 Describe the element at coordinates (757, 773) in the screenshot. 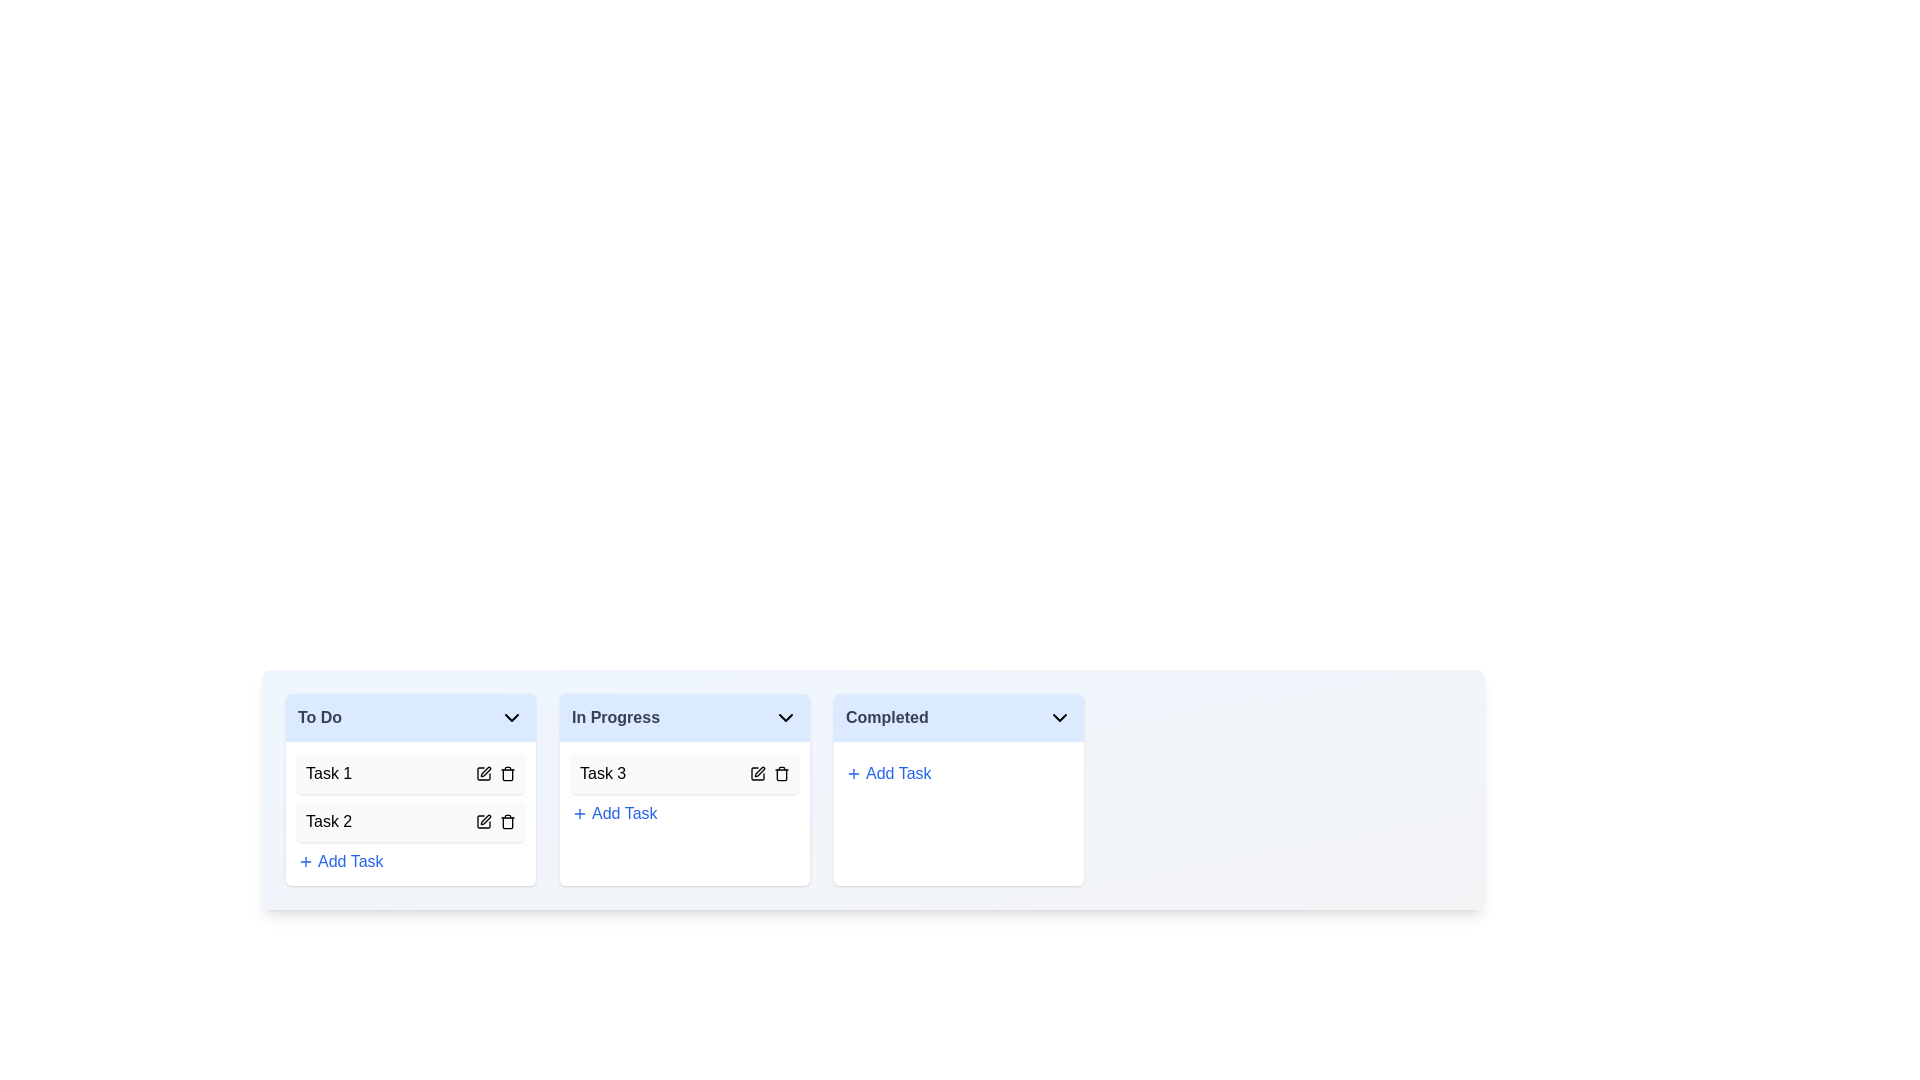

I see `the edit button for the task with title Task 3` at that location.